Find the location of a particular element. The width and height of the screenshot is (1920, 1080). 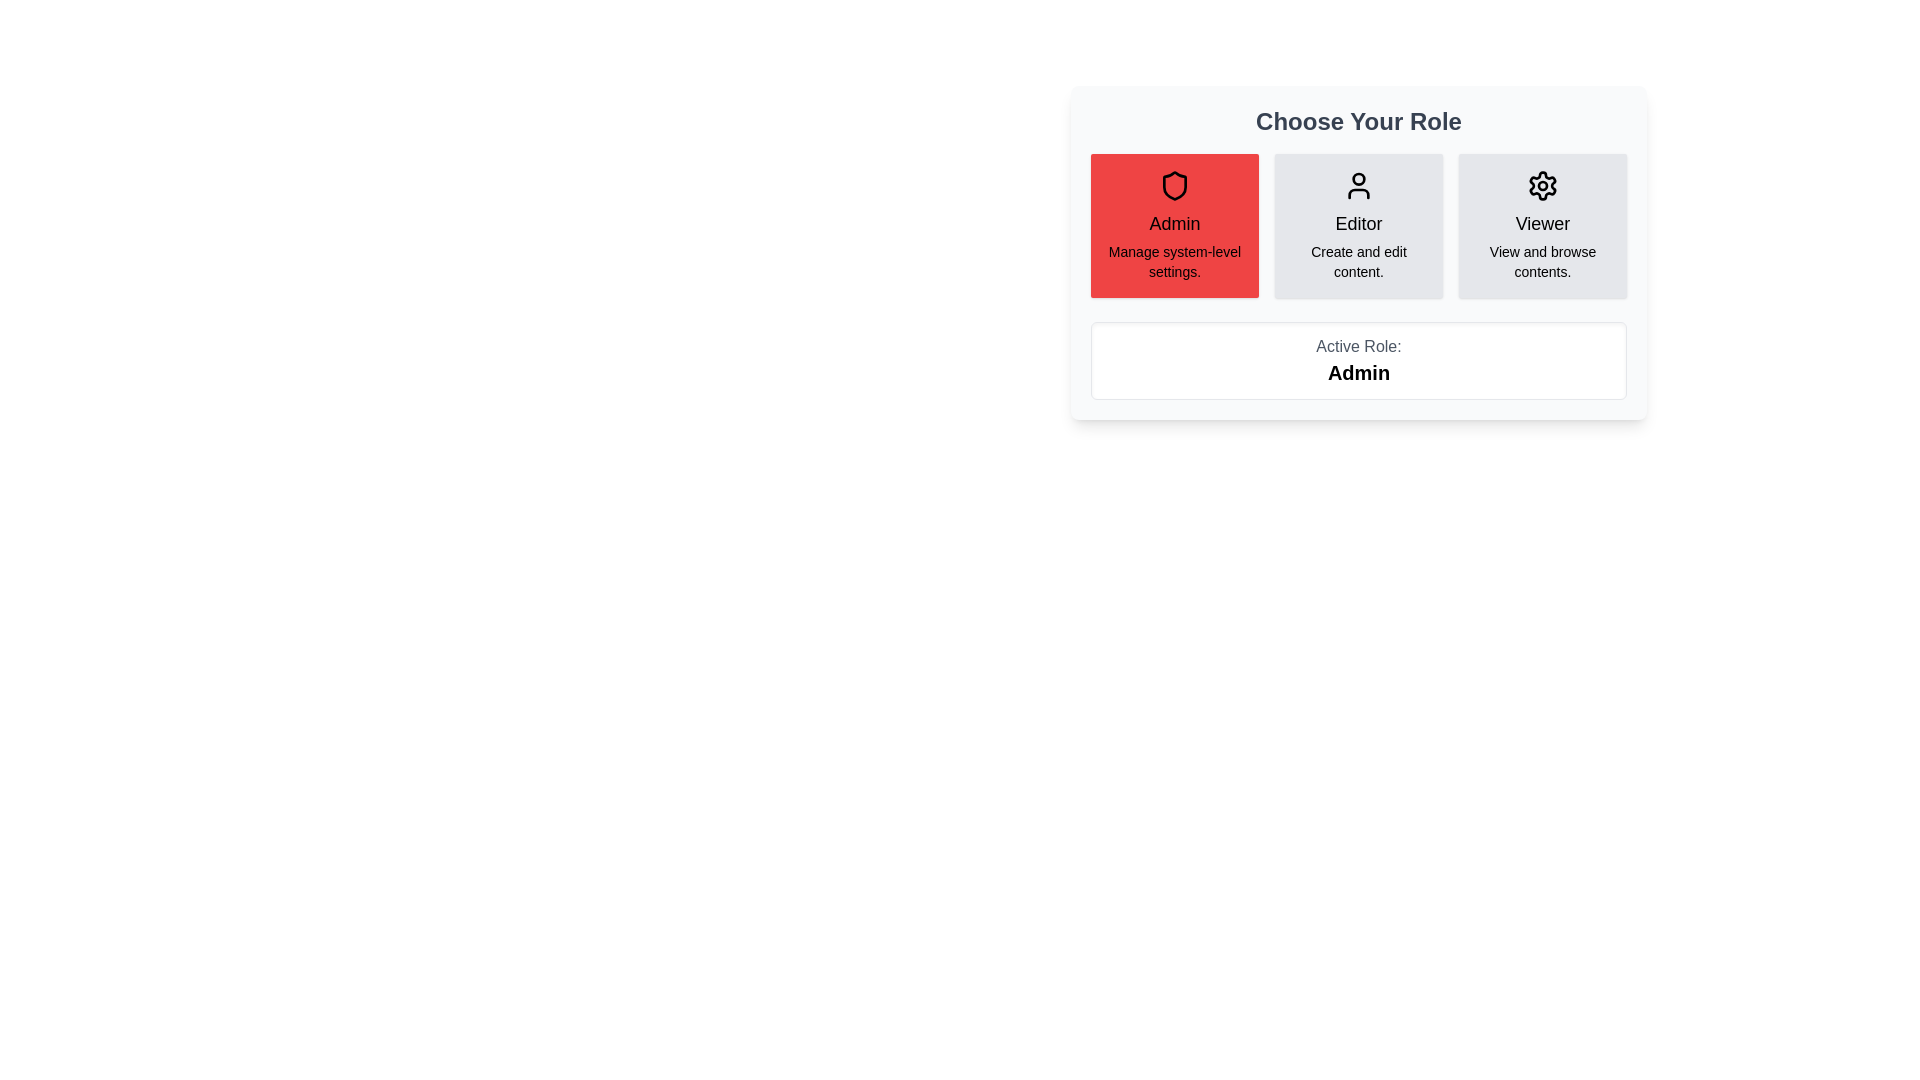

the role Viewer by clicking on its corresponding button is located at coordinates (1541, 225).